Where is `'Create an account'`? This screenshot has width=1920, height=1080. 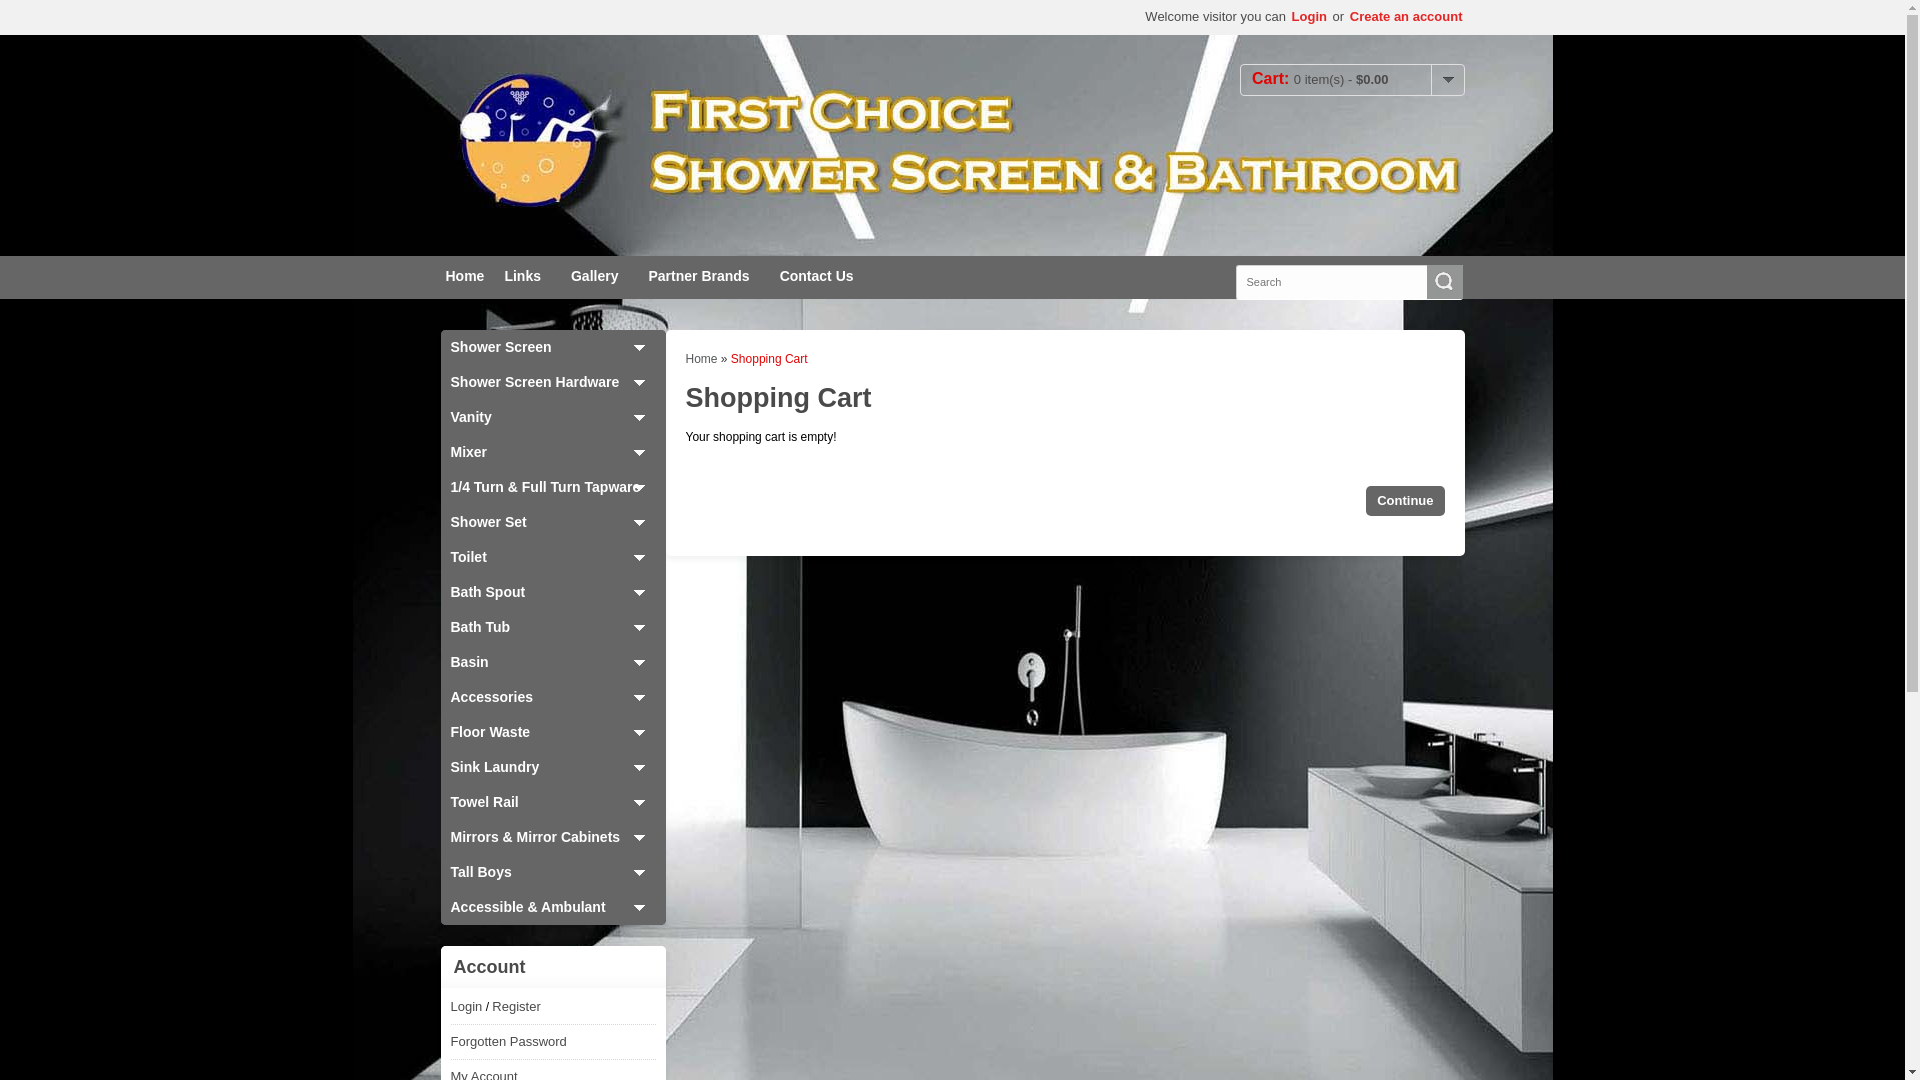
'Create an account' is located at coordinates (1405, 16).